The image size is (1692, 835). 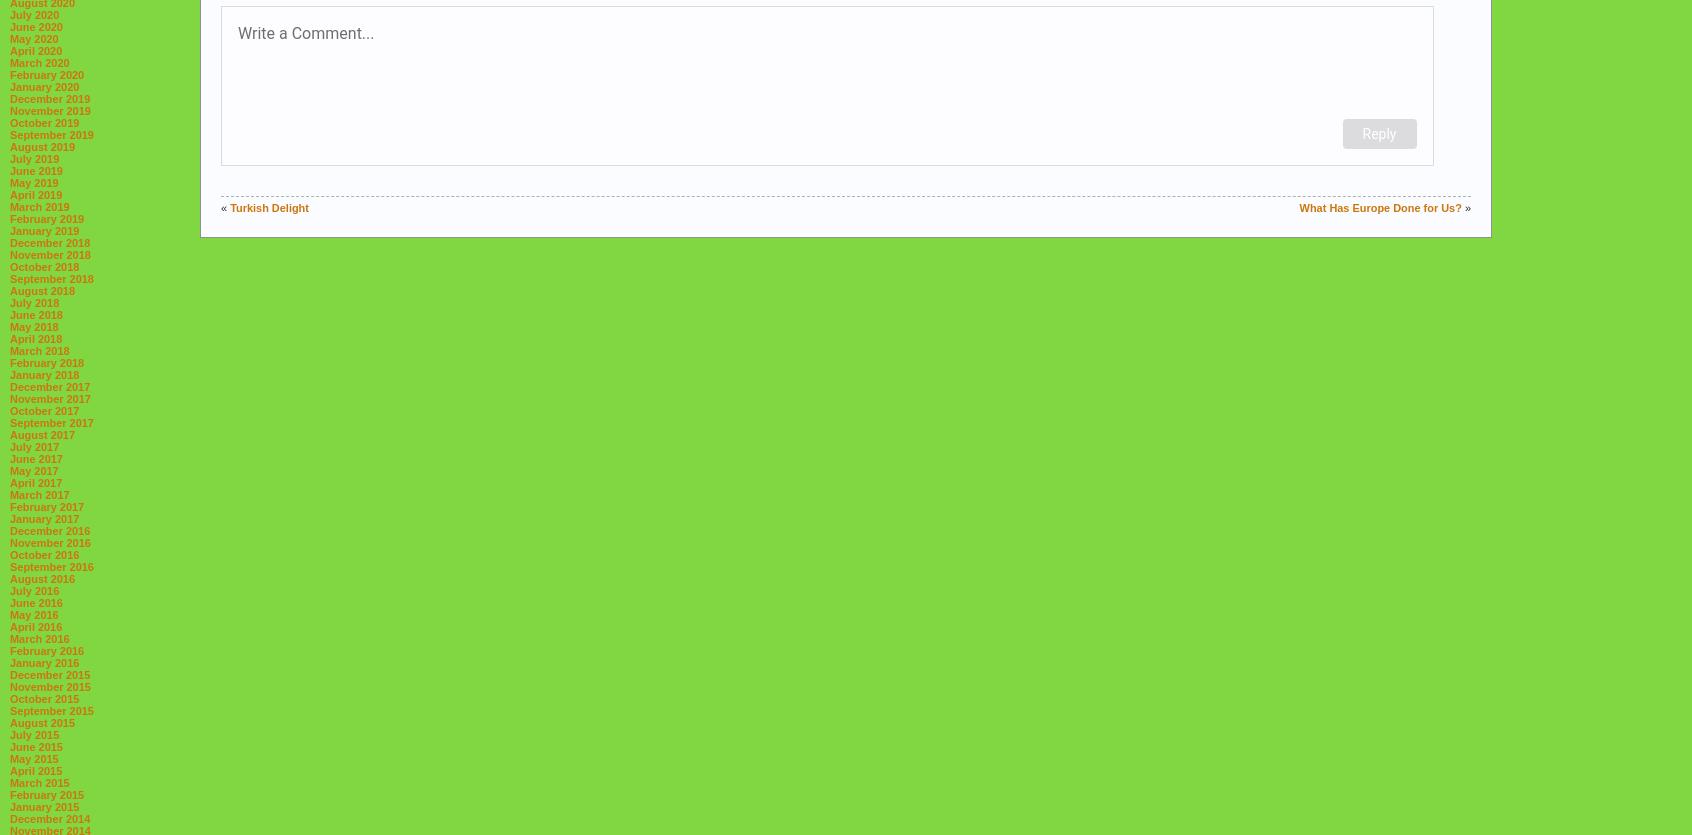 I want to click on 'February 2019', so click(x=46, y=219).